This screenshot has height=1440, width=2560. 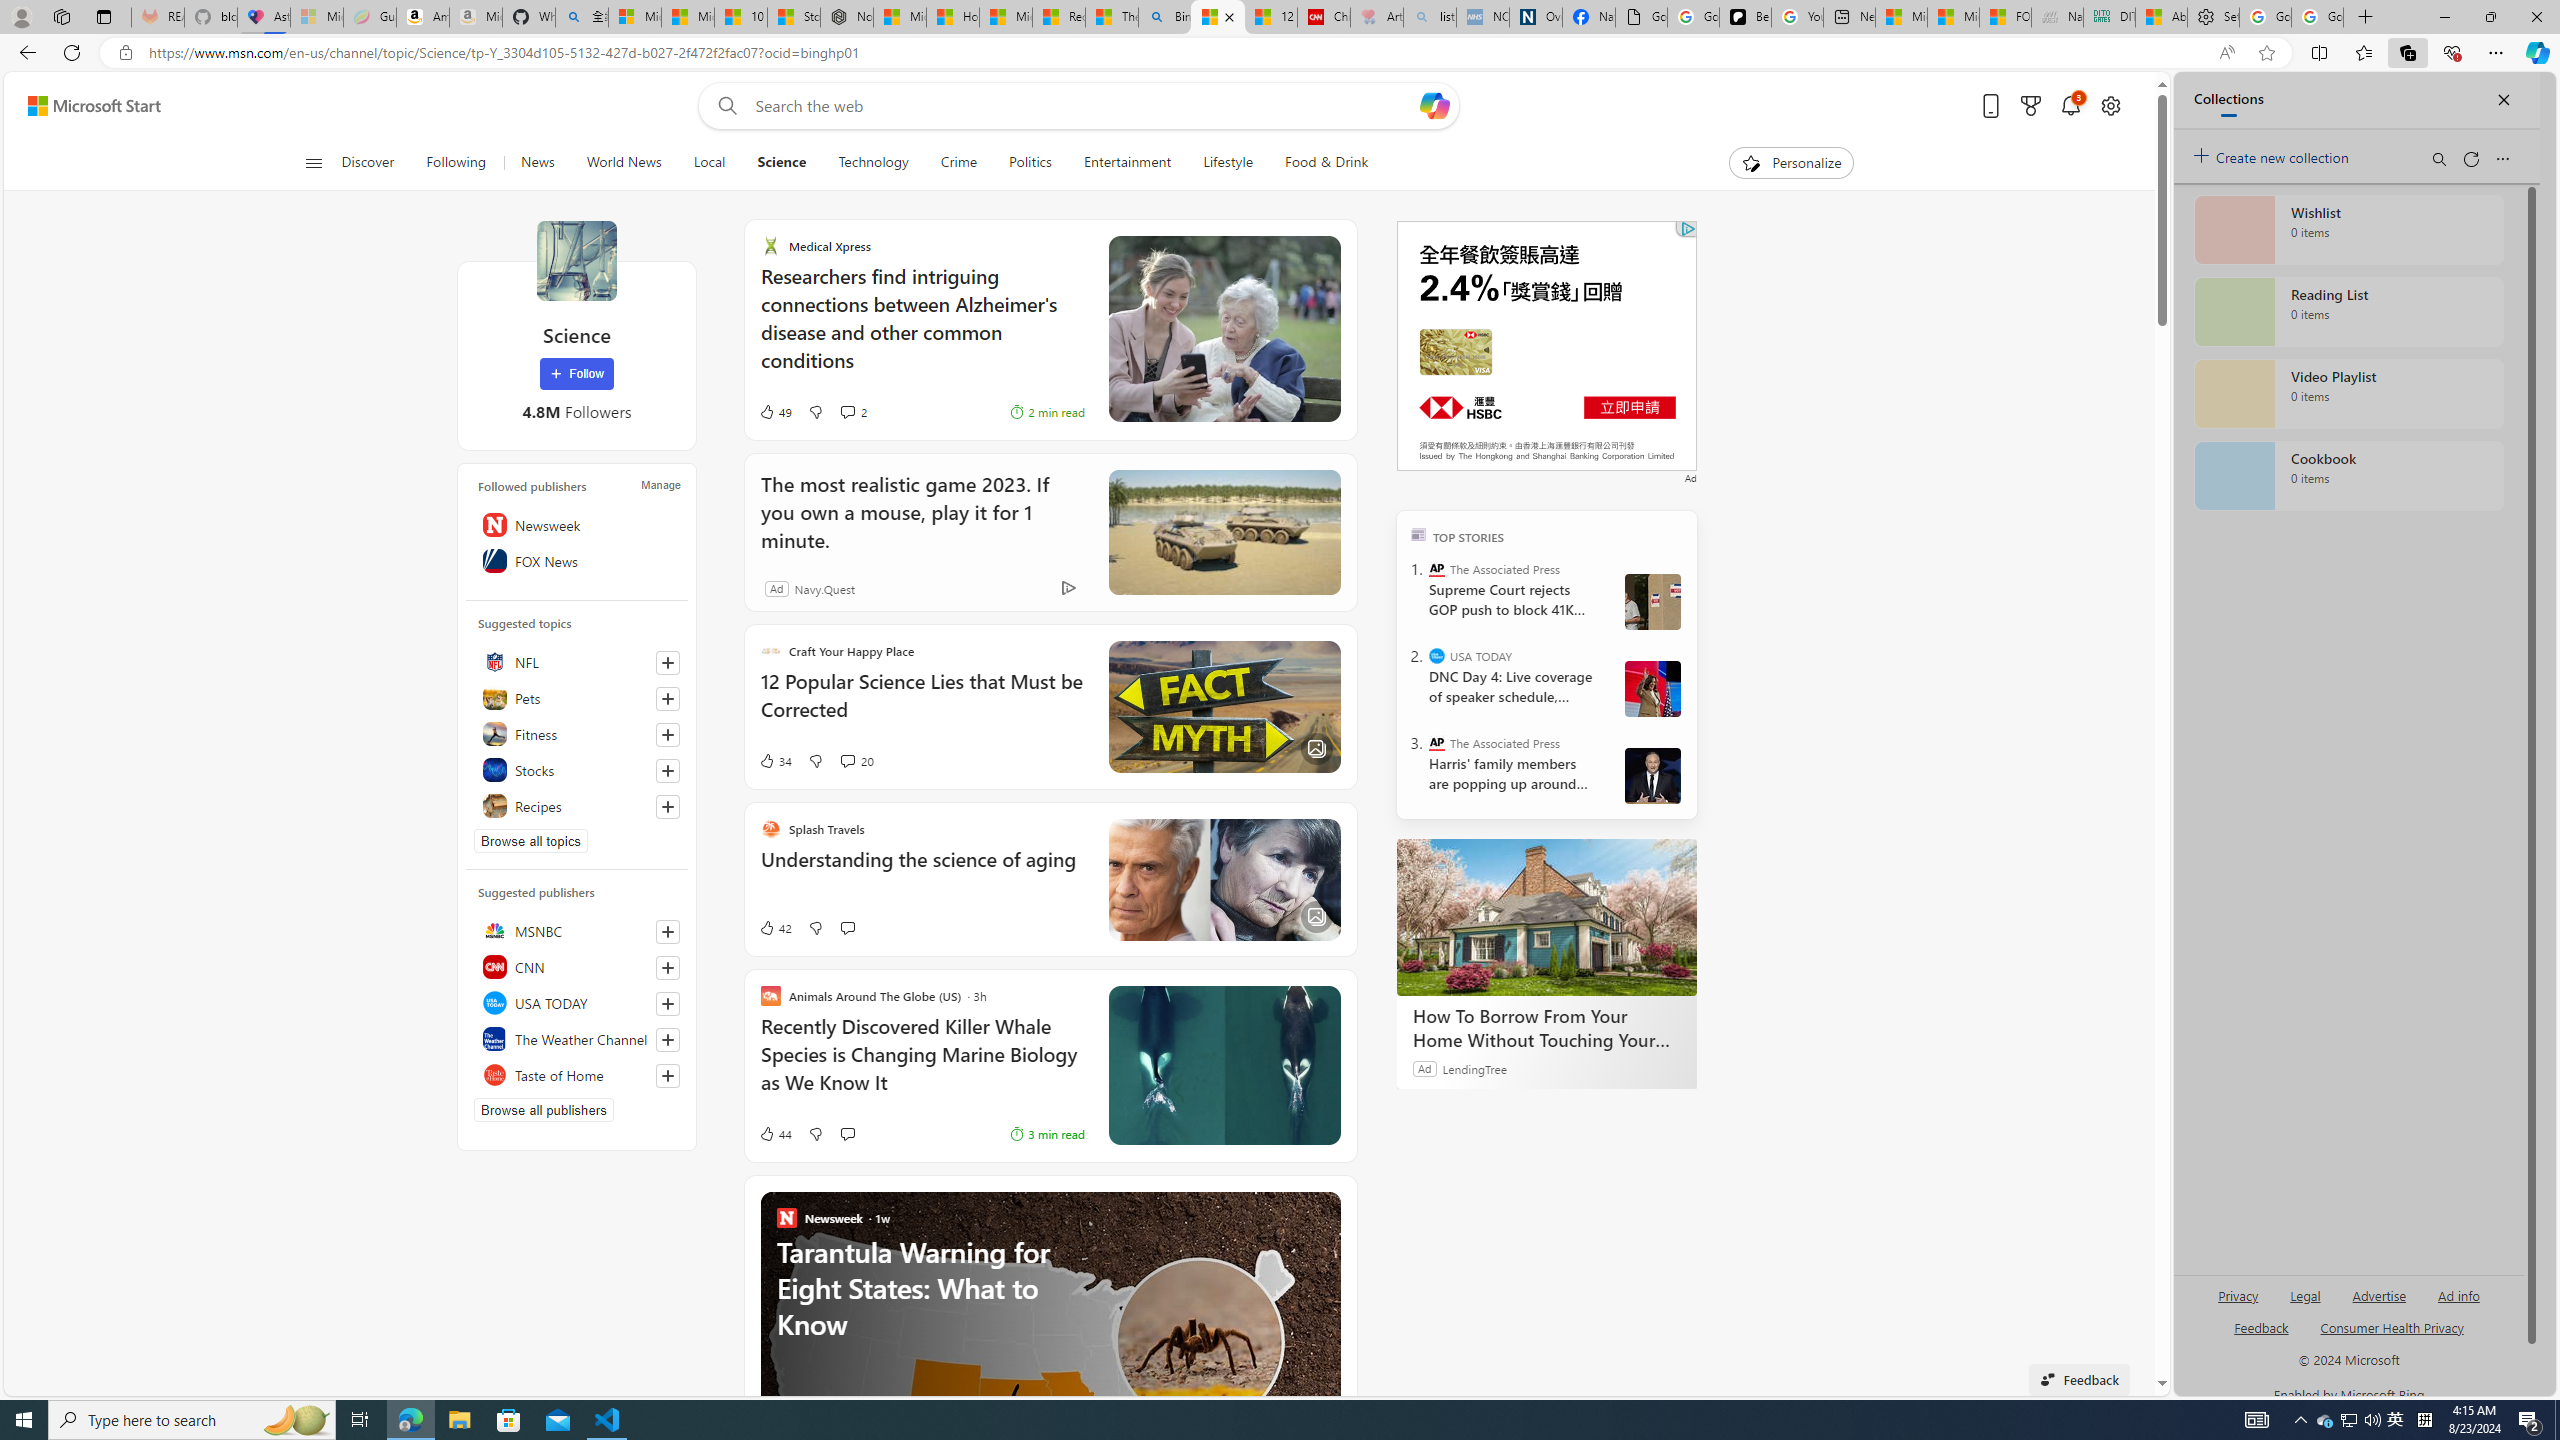 What do you see at coordinates (1744, 16) in the screenshot?
I see `'Be Smart | creating Science videos | Patreon'` at bounding box center [1744, 16].